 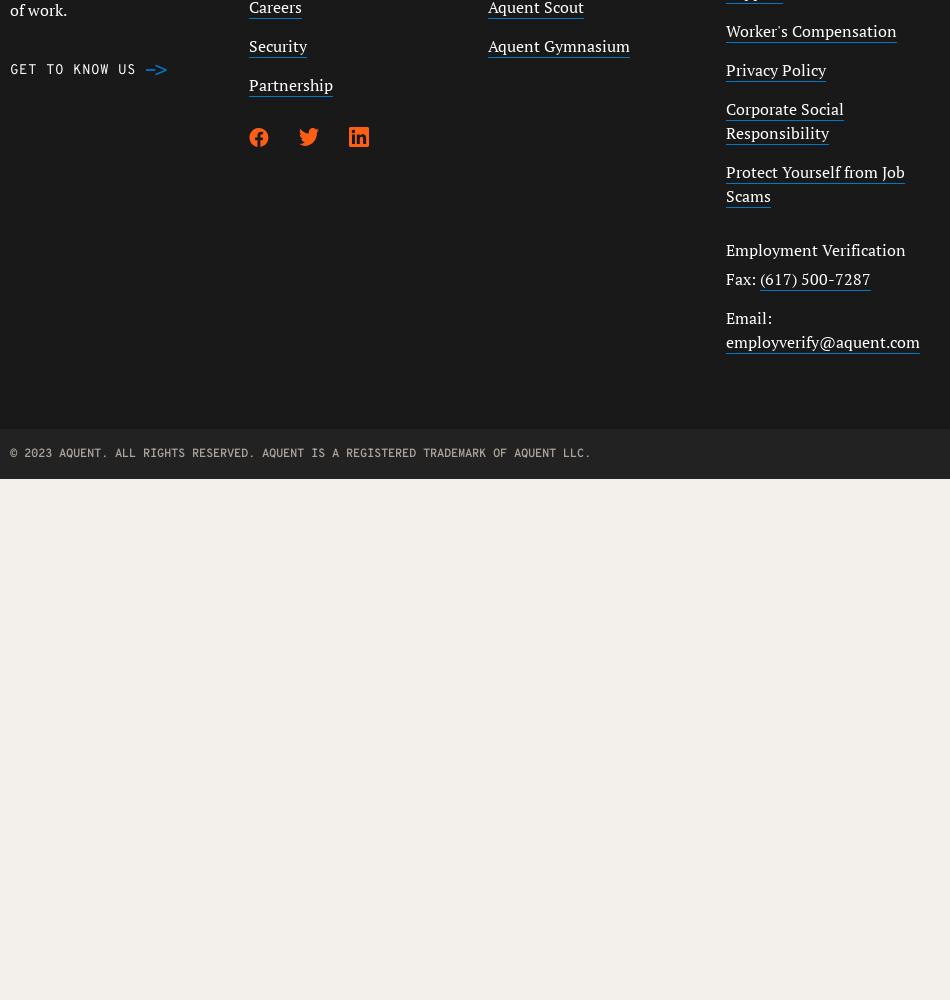 What do you see at coordinates (821, 341) in the screenshot?
I see `'employverify@aquent.com'` at bounding box center [821, 341].